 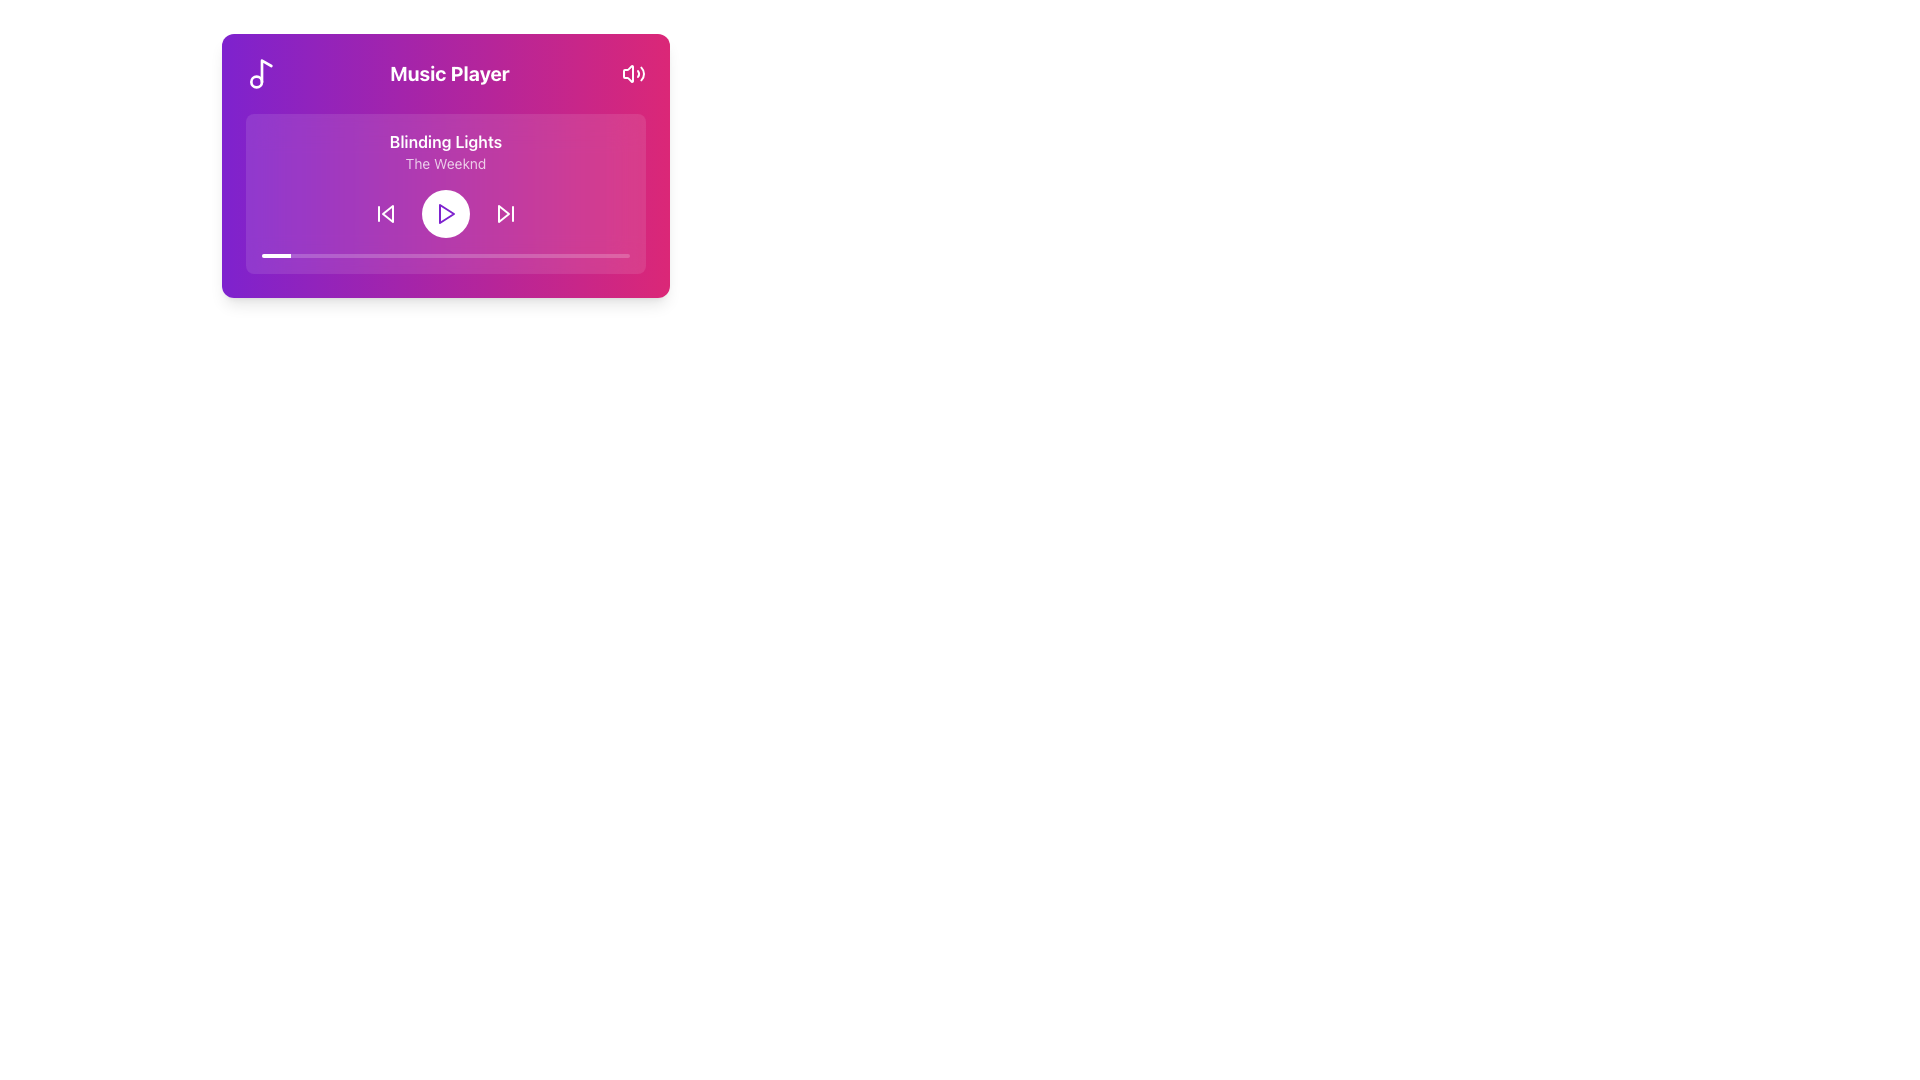 What do you see at coordinates (445, 193) in the screenshot?
I see `the play button within the Music playback interface component that displays the song title 'Blinding Lights' and artist 'The Weeknd'` at bounding box center [445, 193].